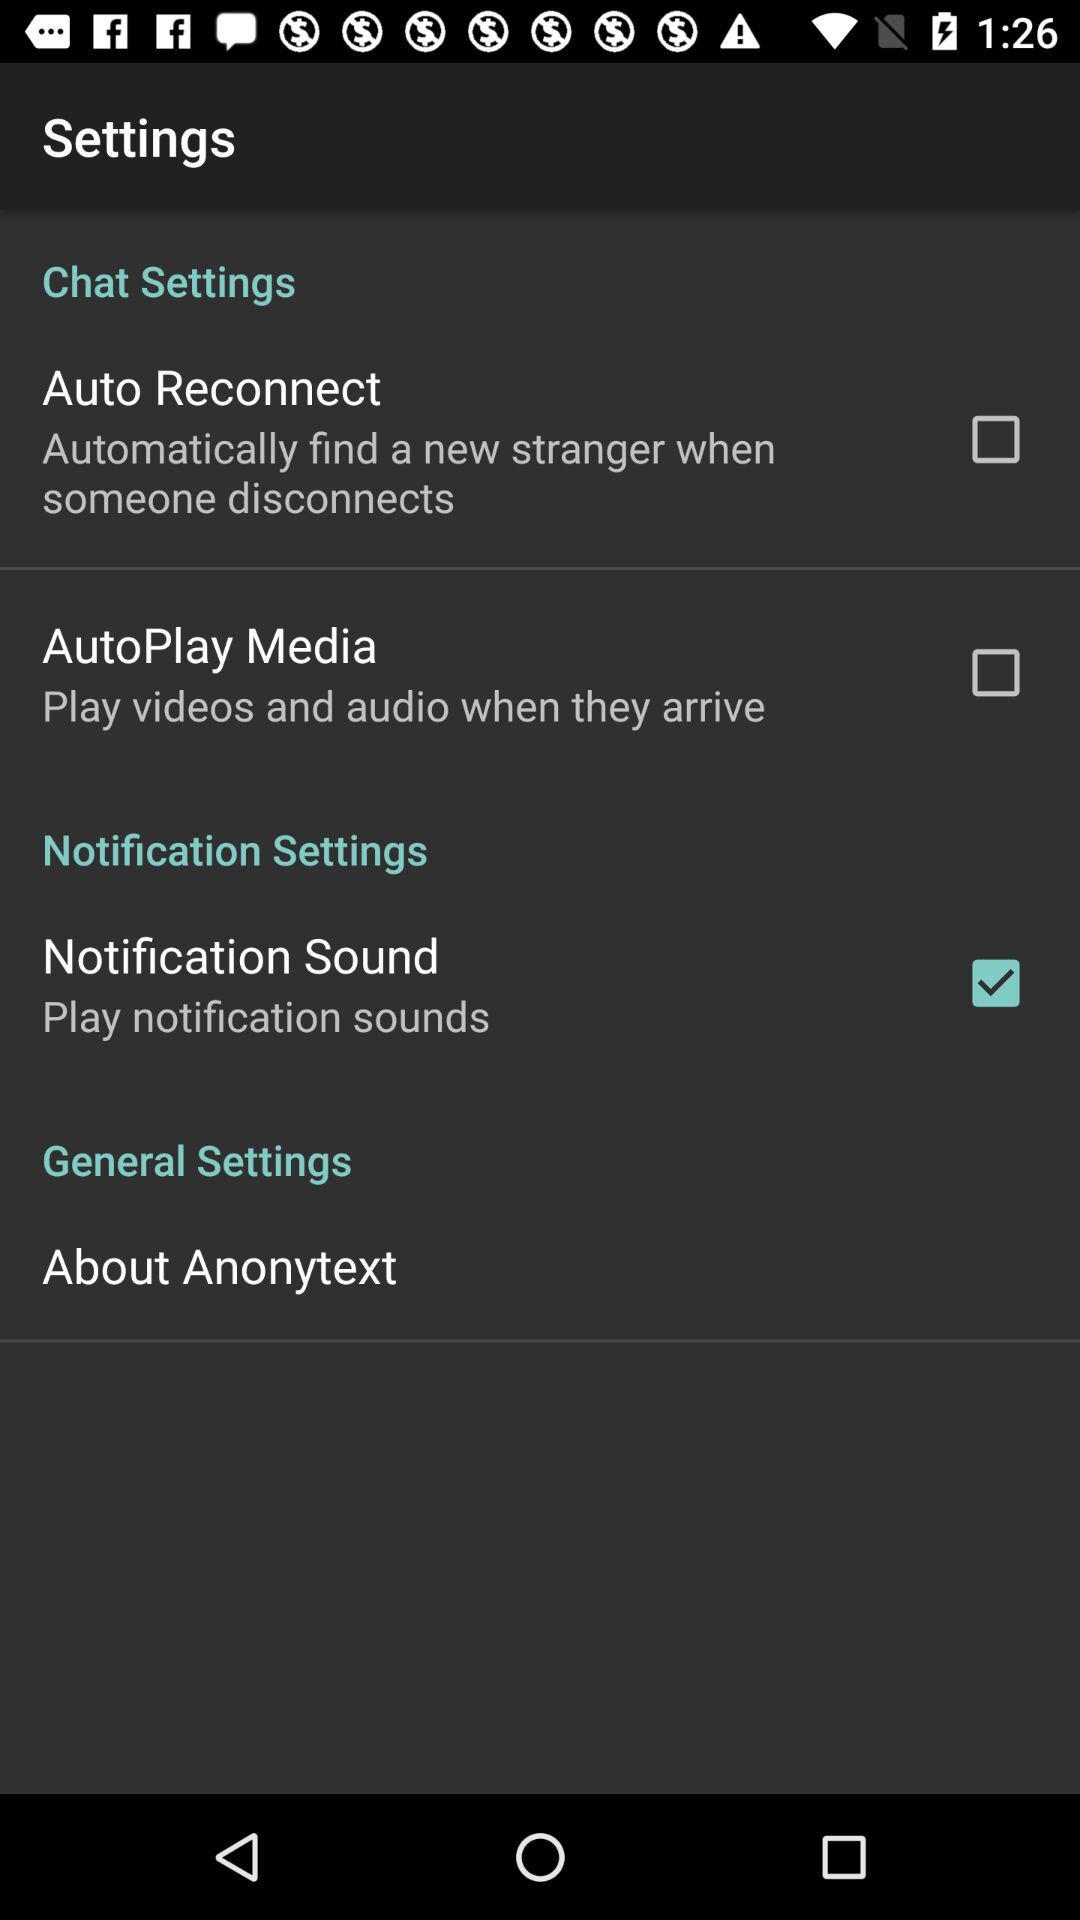 Image resolution: width=1080 pixels, height=1920 pixels. I want to click on item below the settings icon, so click(540, 258).